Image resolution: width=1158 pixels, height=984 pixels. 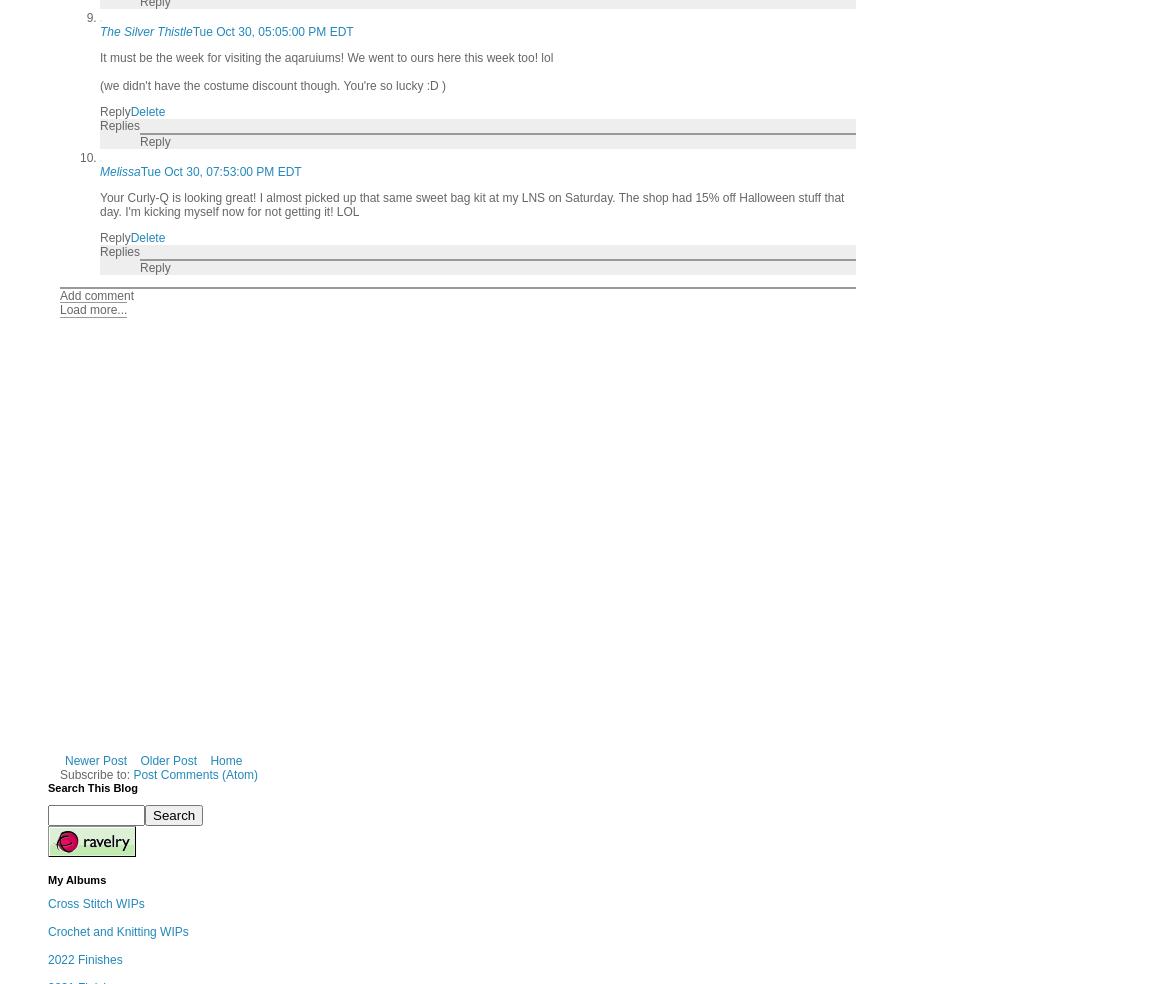 I want to click on 'Crochet and Knitting WIPs', so click(x=117, y=932).